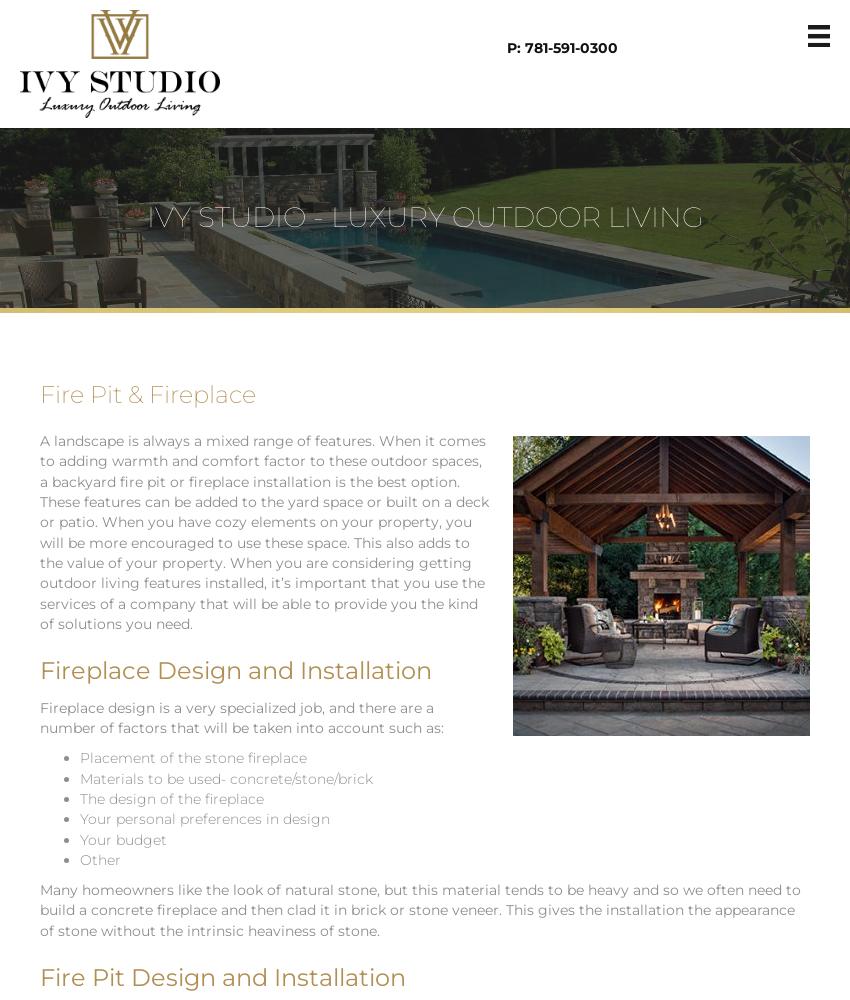  What do you see at coordinates (39, 716) in the screenshot?
I see `'Fireplace design is a very specialized job, and there are a number of factors that will be taken into account such as:'` at bounding box center [39, 716].